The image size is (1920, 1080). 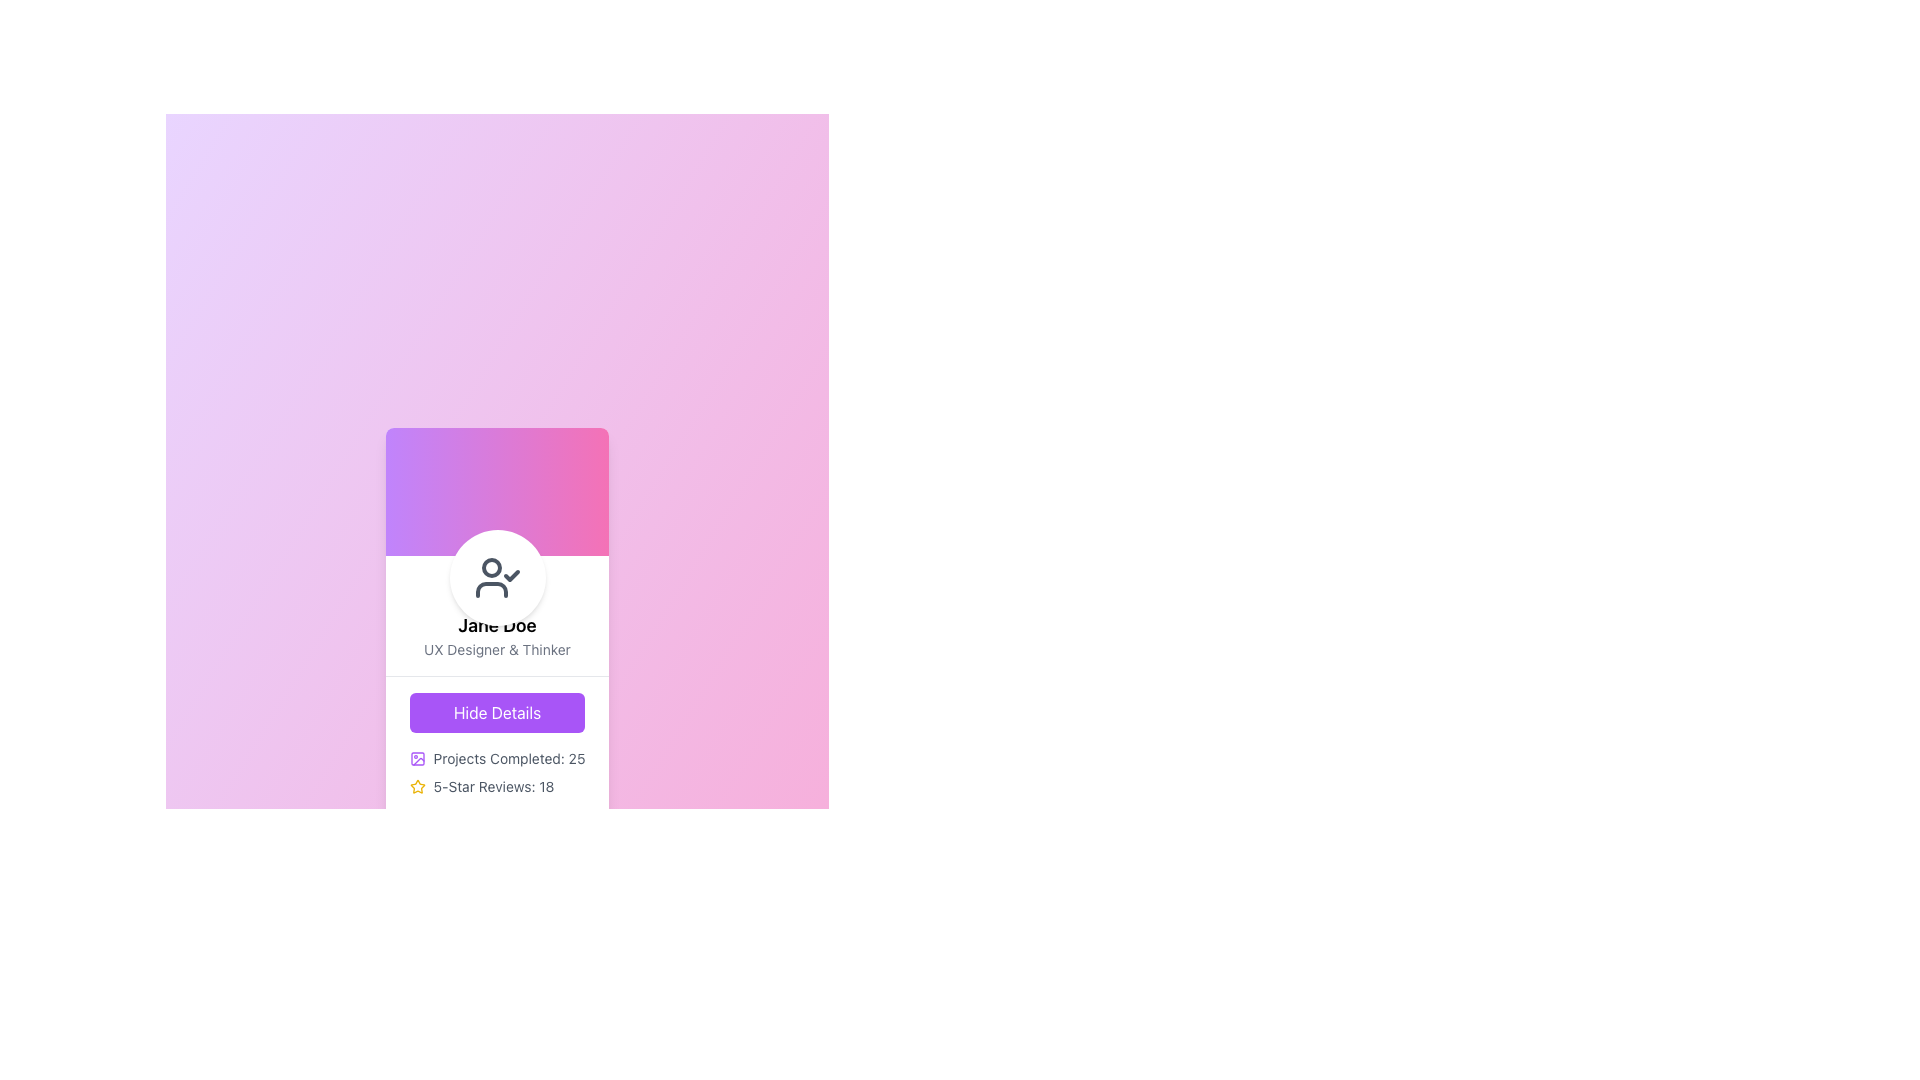 I want to click on the circular image holder containing a grey user icon with a checkmark, located at the top-center of Jane Doe's user profile card, so click(x=497, y=577).